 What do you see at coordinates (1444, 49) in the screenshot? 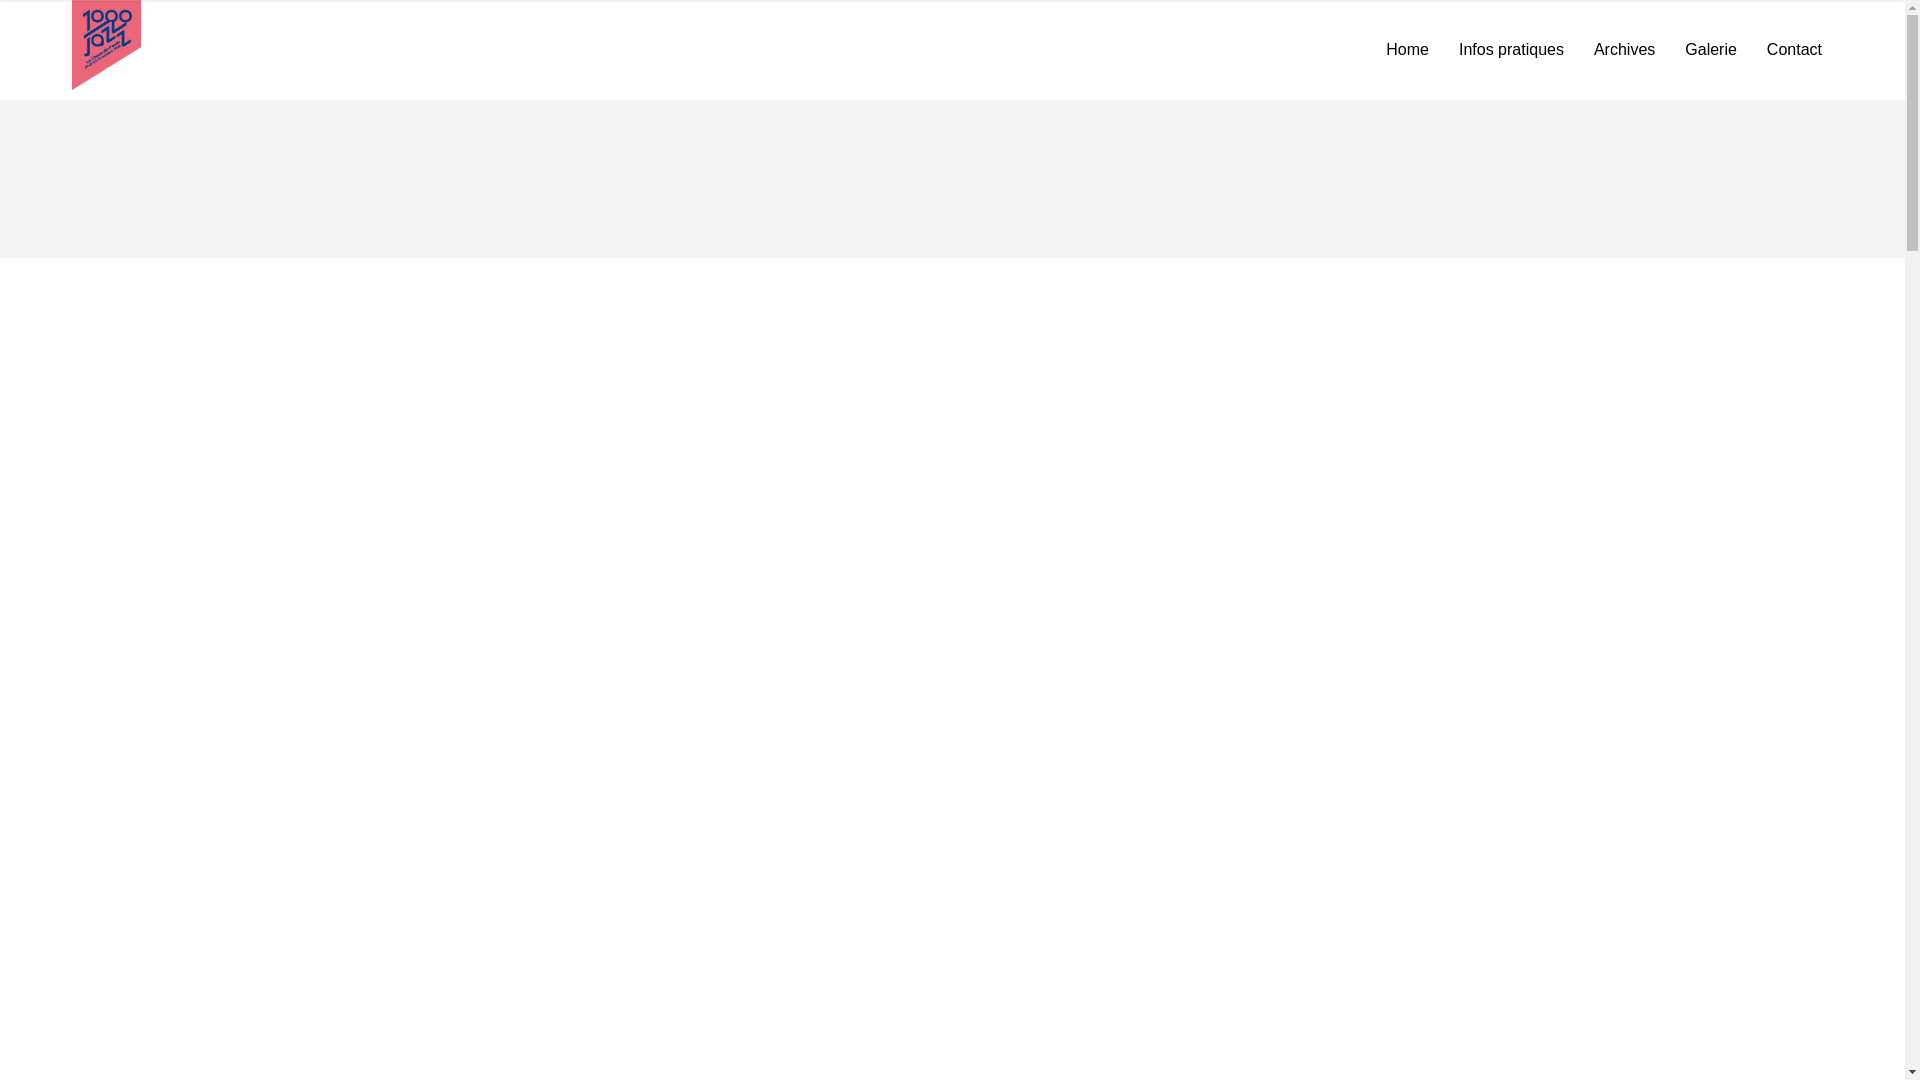
I see `'Infos pratiques'` at bounding box center [1444, 49].